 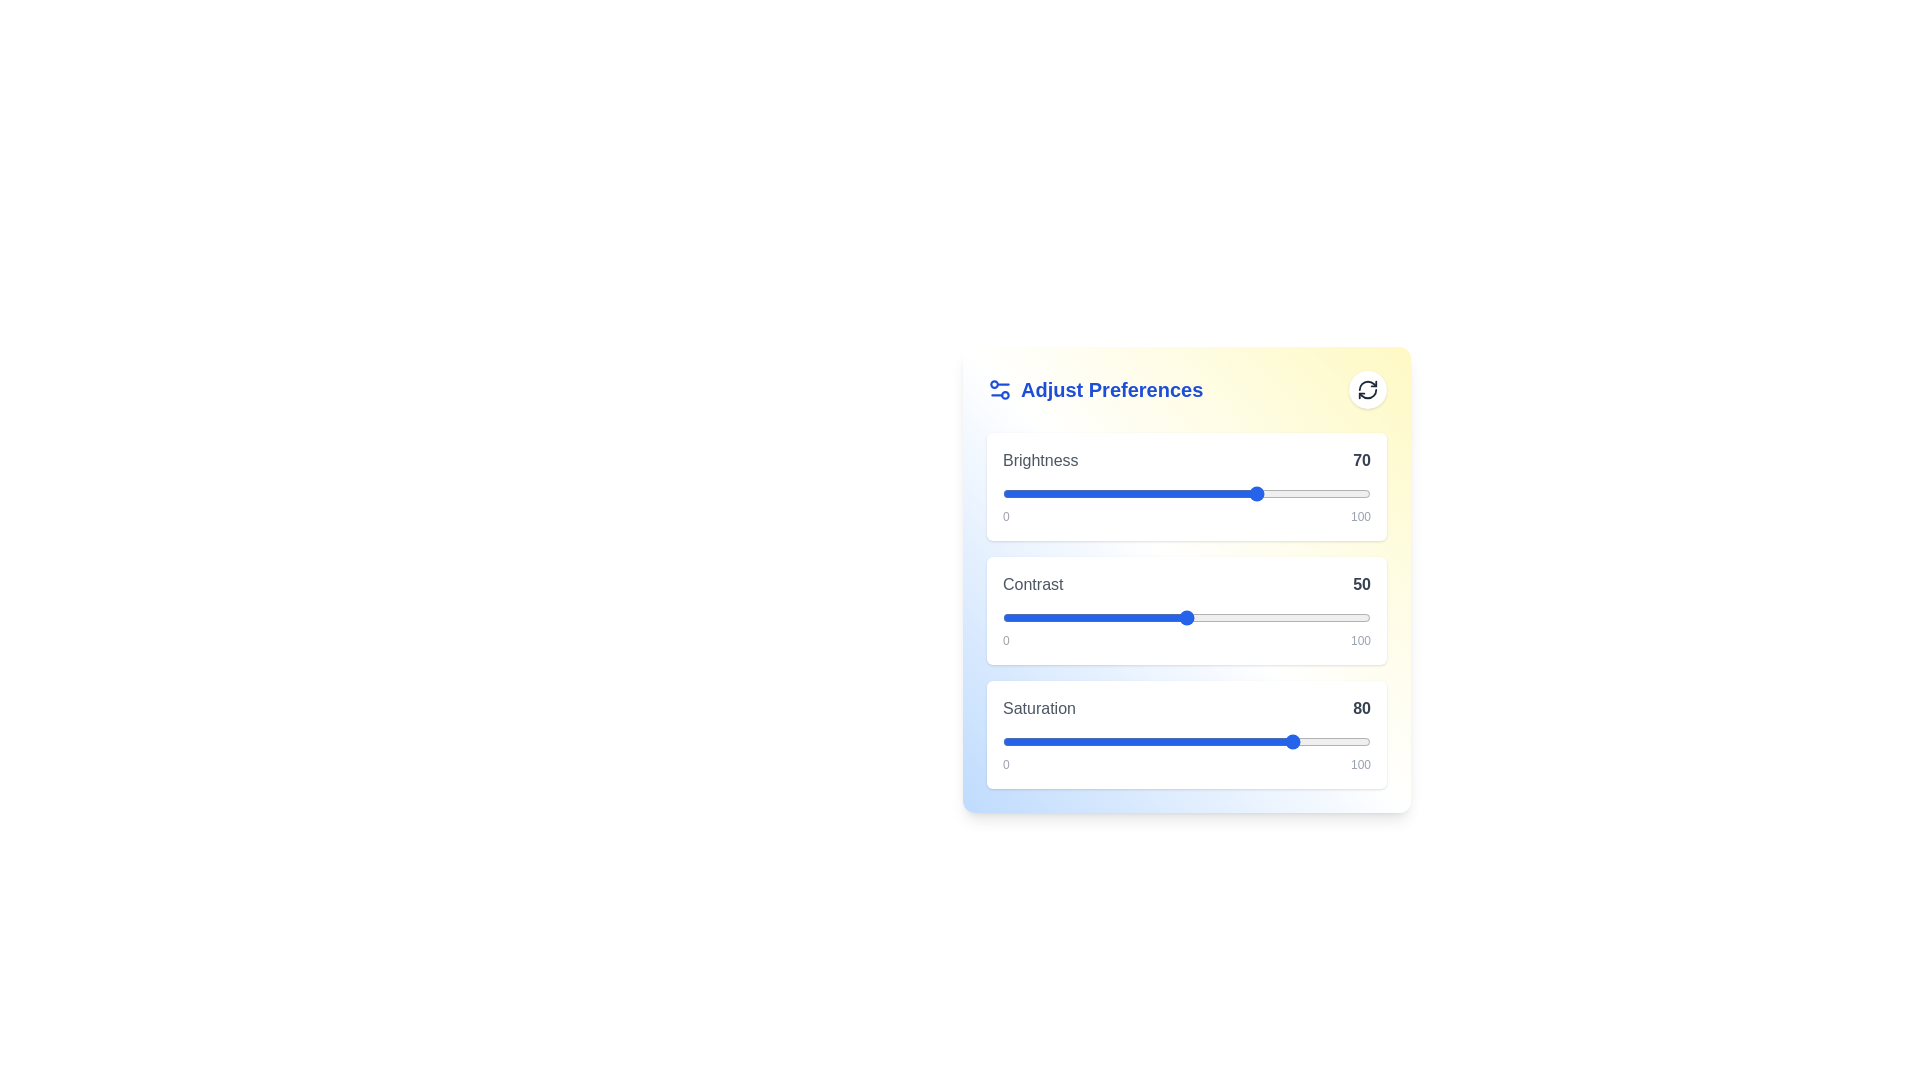 I want to click on the refresh button with an icon located at the top-right corner of the 'Adjust Preferences' section, so click(x=1367, y=389).